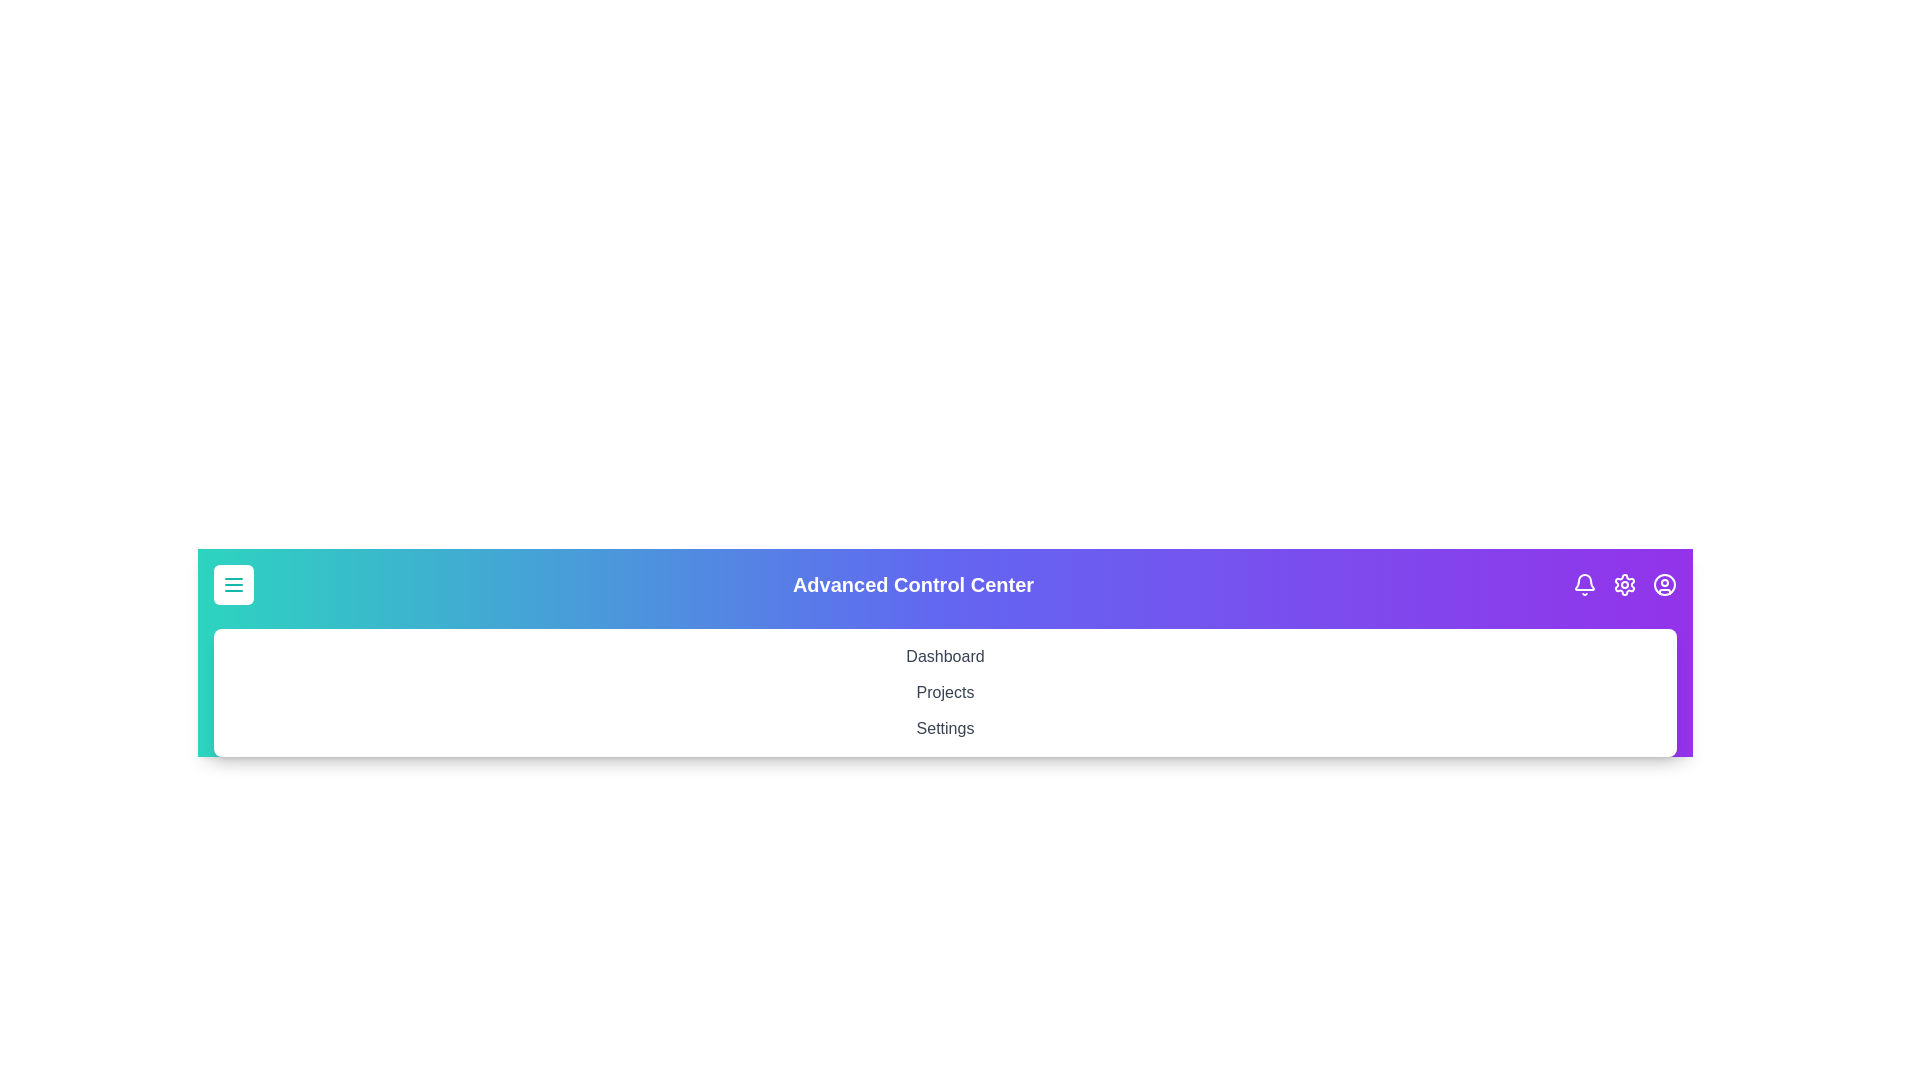  What do you see at coordinates (944, 692) in the screenshot?
I see `the Projects link in the app bar` at bounding box center [944, 692].